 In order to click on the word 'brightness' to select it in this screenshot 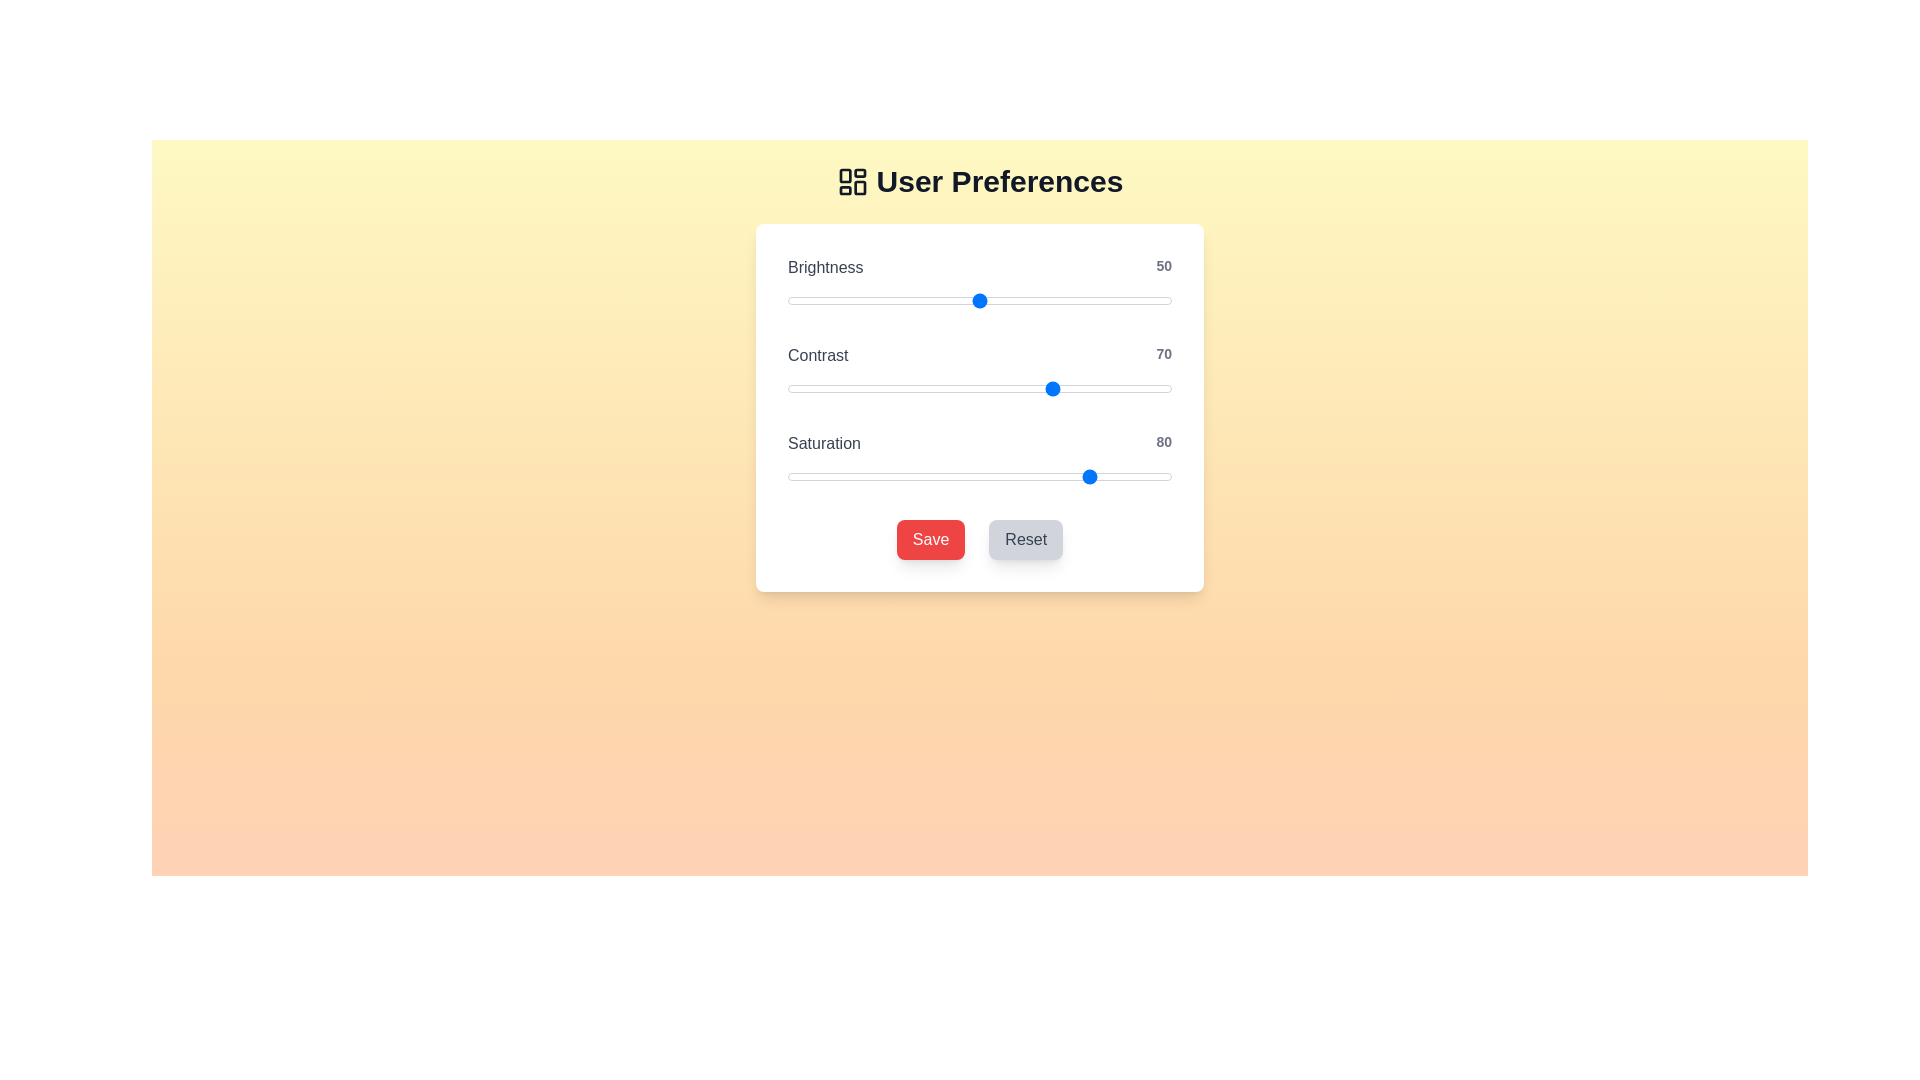, I will do `click(825, 266)`.